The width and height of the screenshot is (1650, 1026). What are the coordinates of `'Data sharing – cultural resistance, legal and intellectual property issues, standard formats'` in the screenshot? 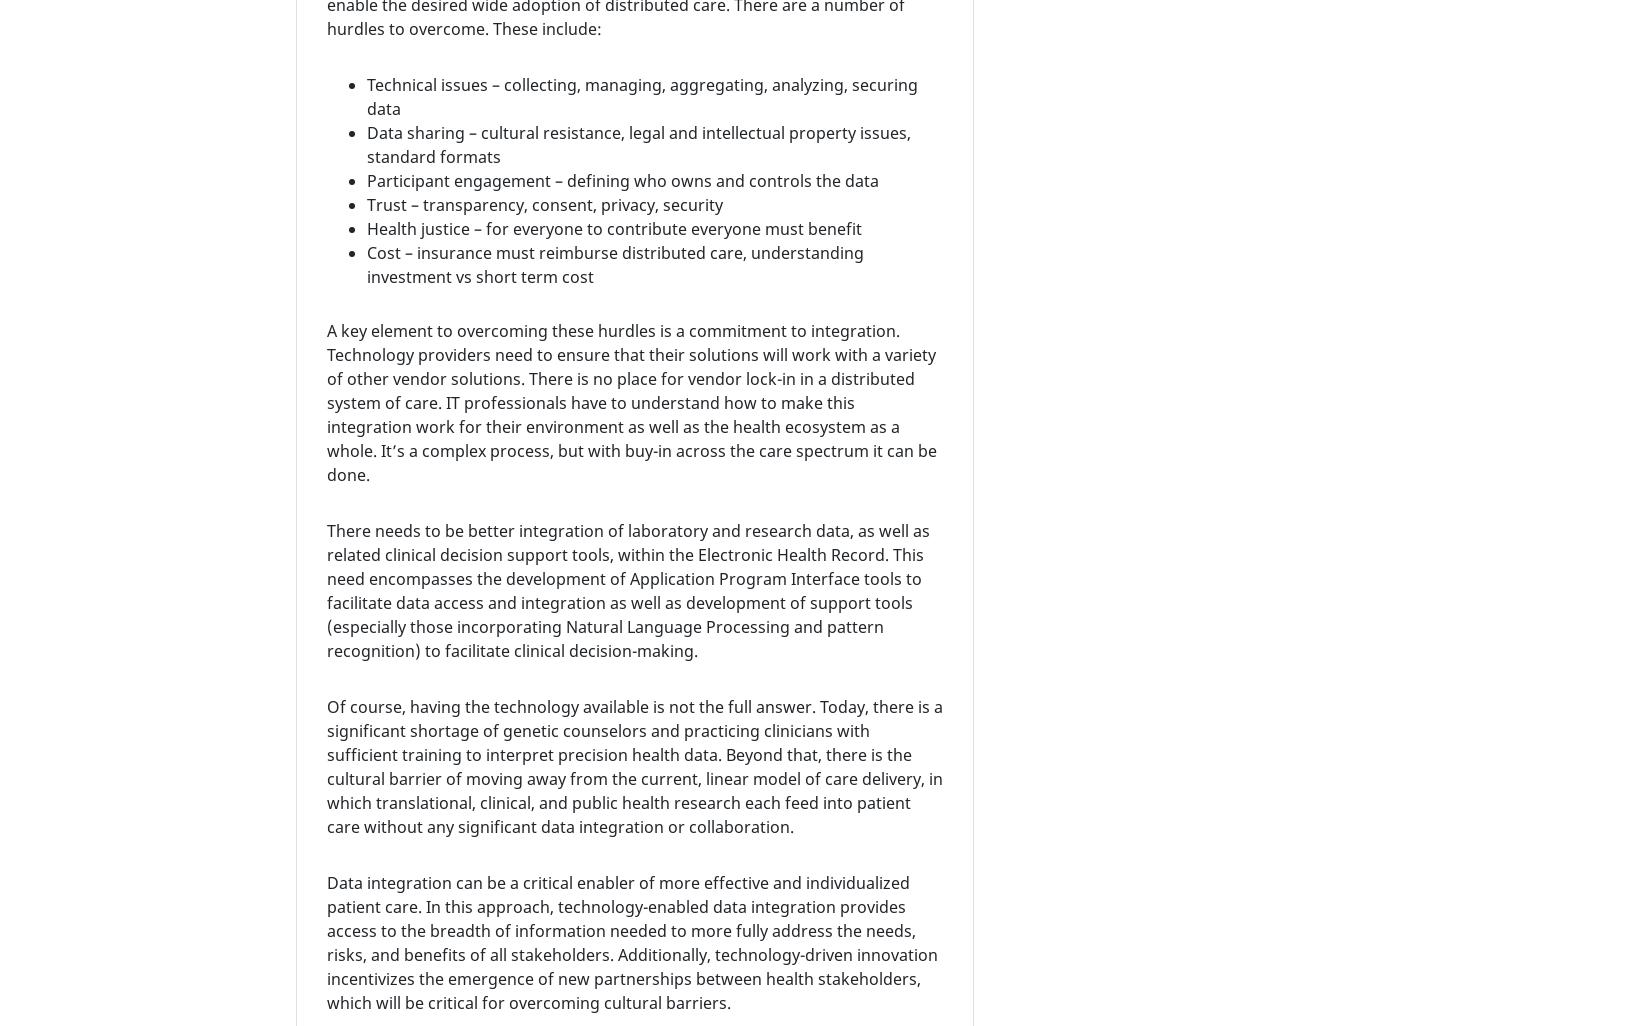 It's located at (637, 144).